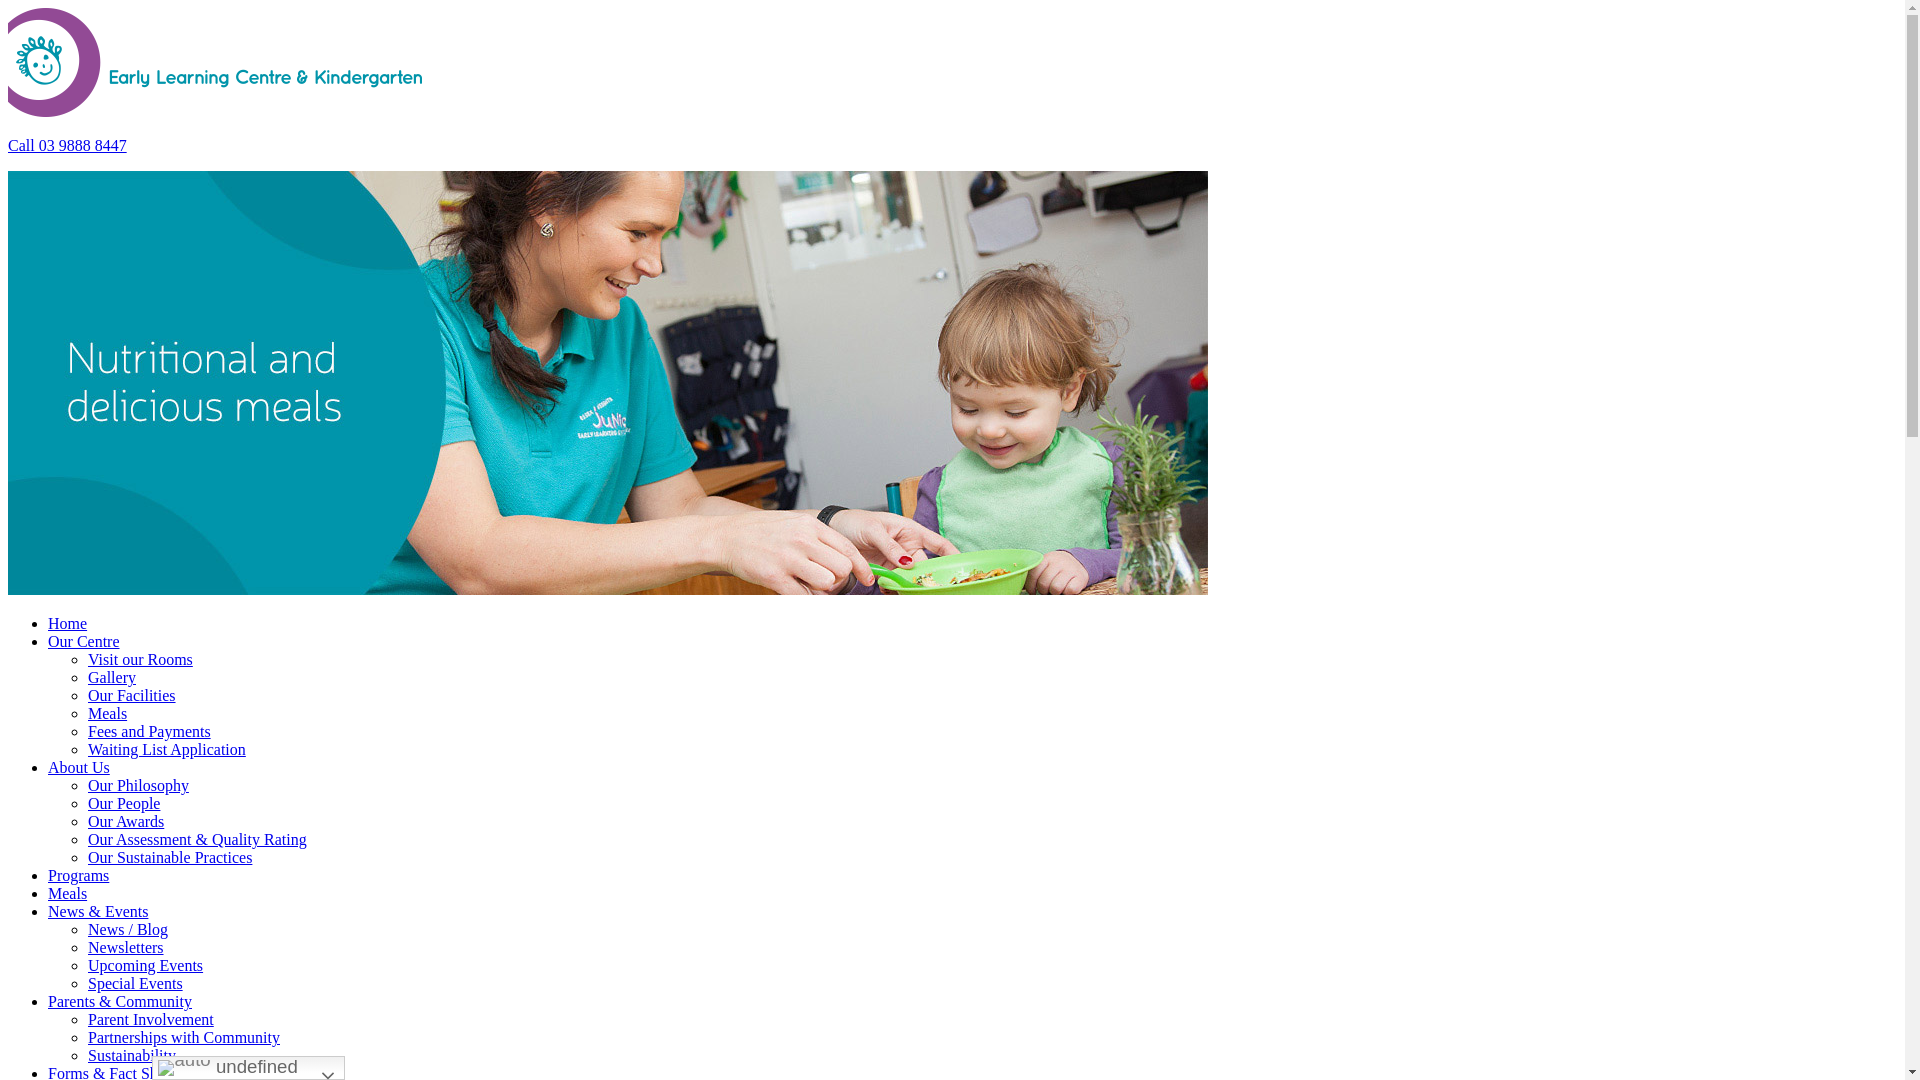  I want to click on 'Our Centre', so click(82, 641).